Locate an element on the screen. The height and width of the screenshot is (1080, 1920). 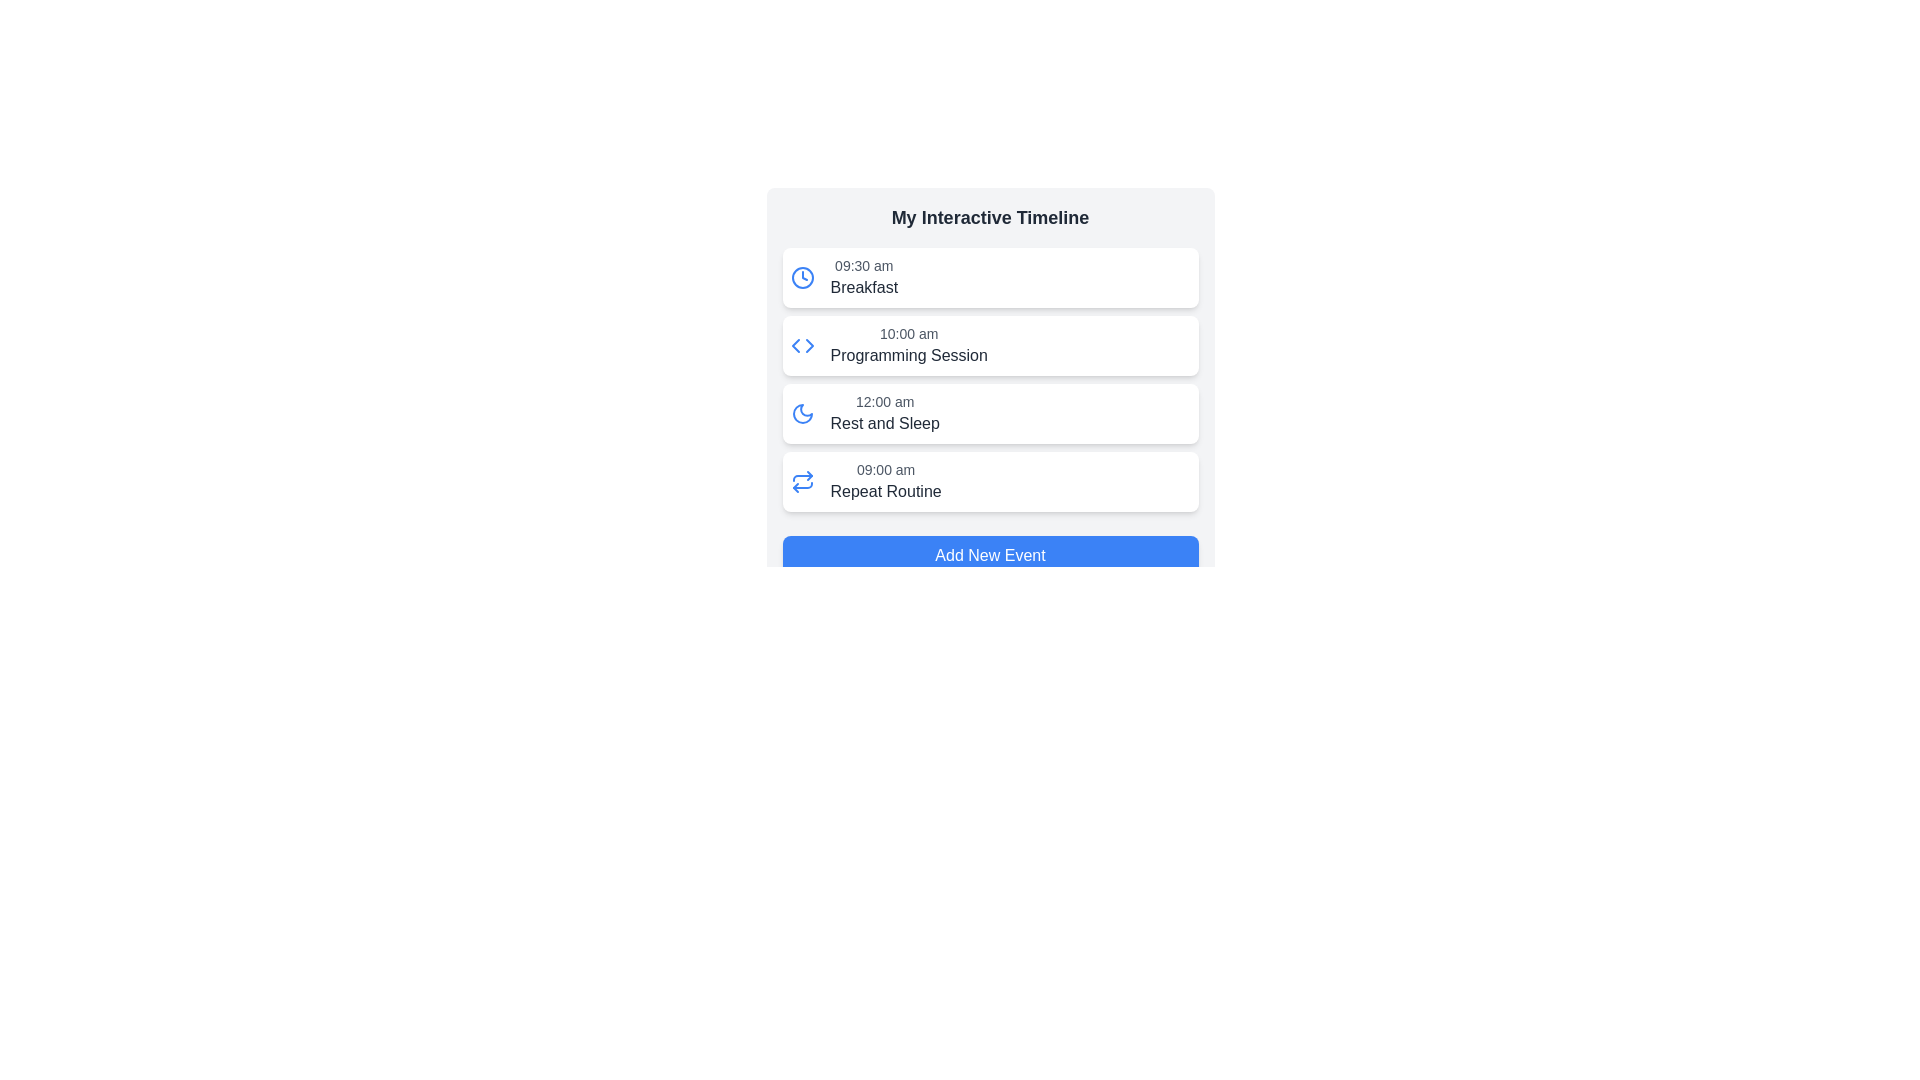
the blue icon resembling HTML or code tags, located to the left of '10:00 am Programming Session' in the second item of the timeline interface is located at coordinates (802, 345).